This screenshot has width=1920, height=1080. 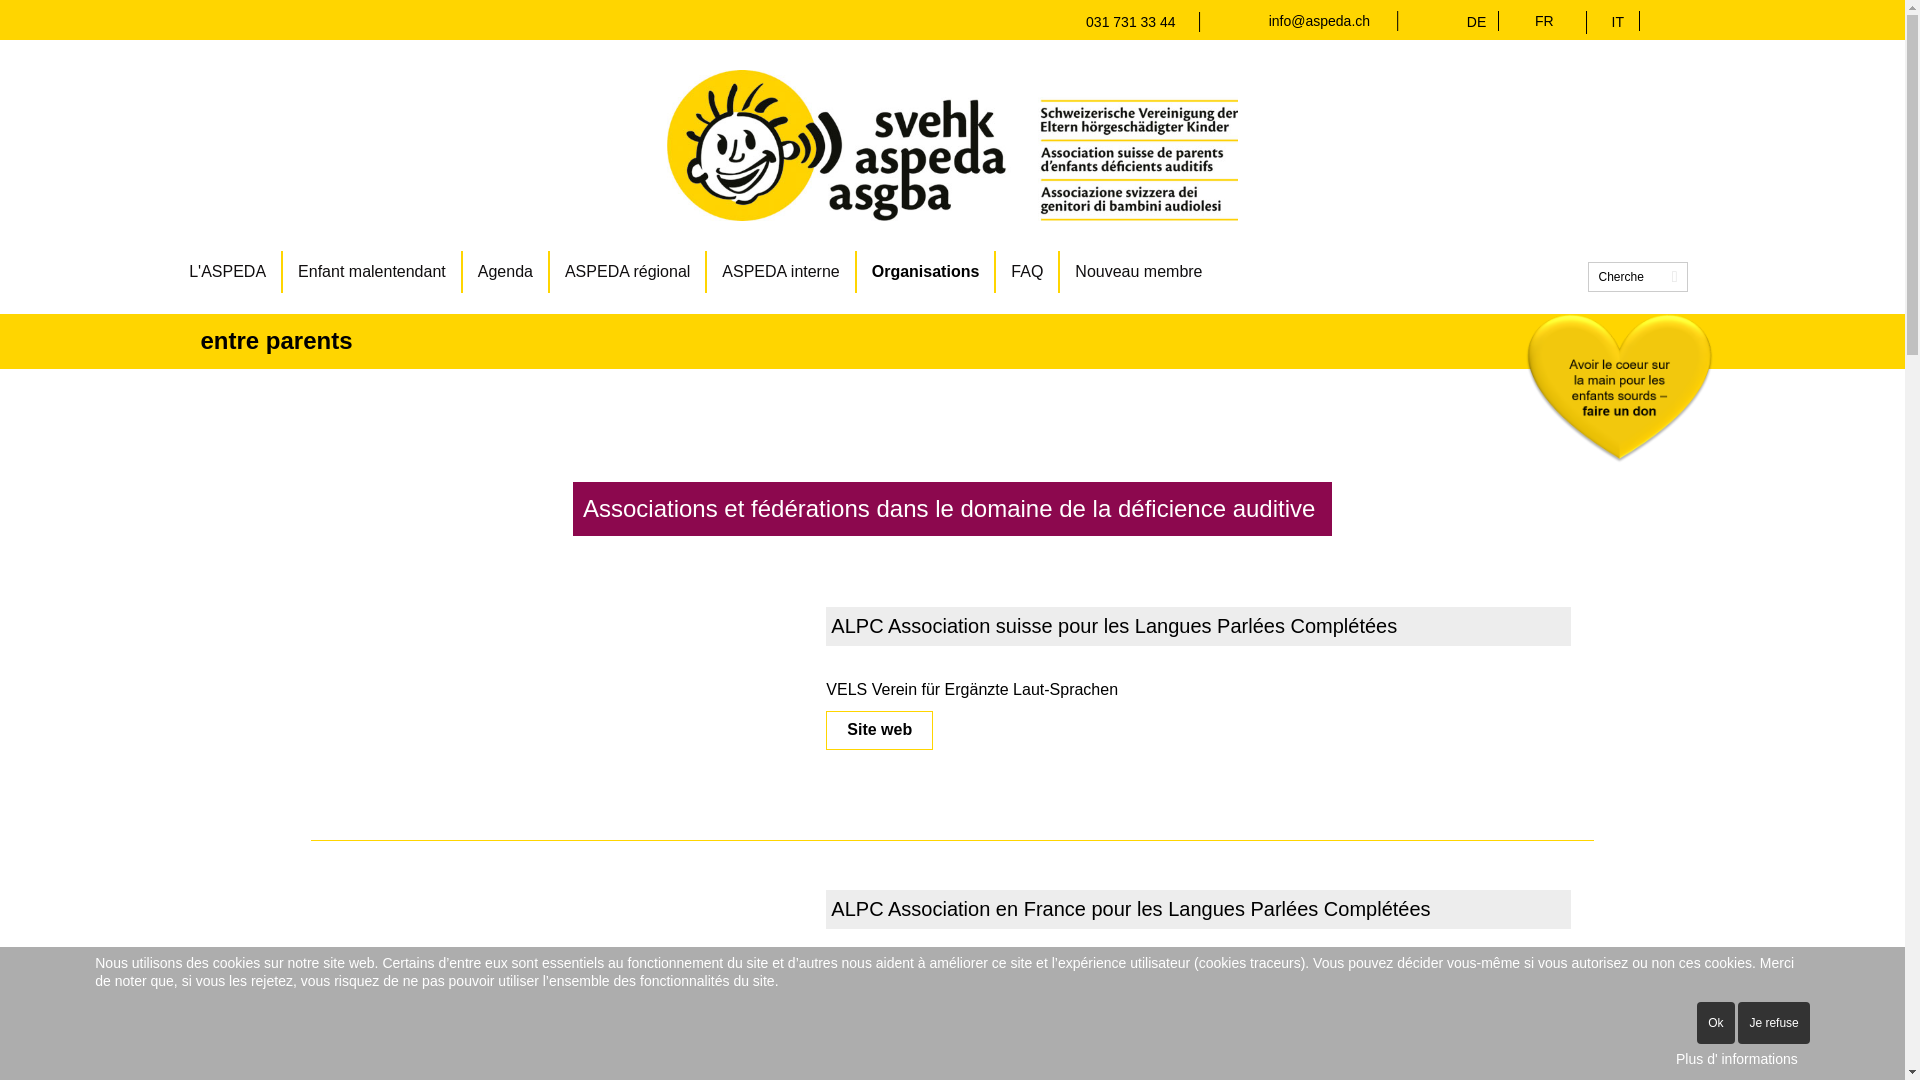 I want to click on 'Ok', so click(x=1714, y=1022).